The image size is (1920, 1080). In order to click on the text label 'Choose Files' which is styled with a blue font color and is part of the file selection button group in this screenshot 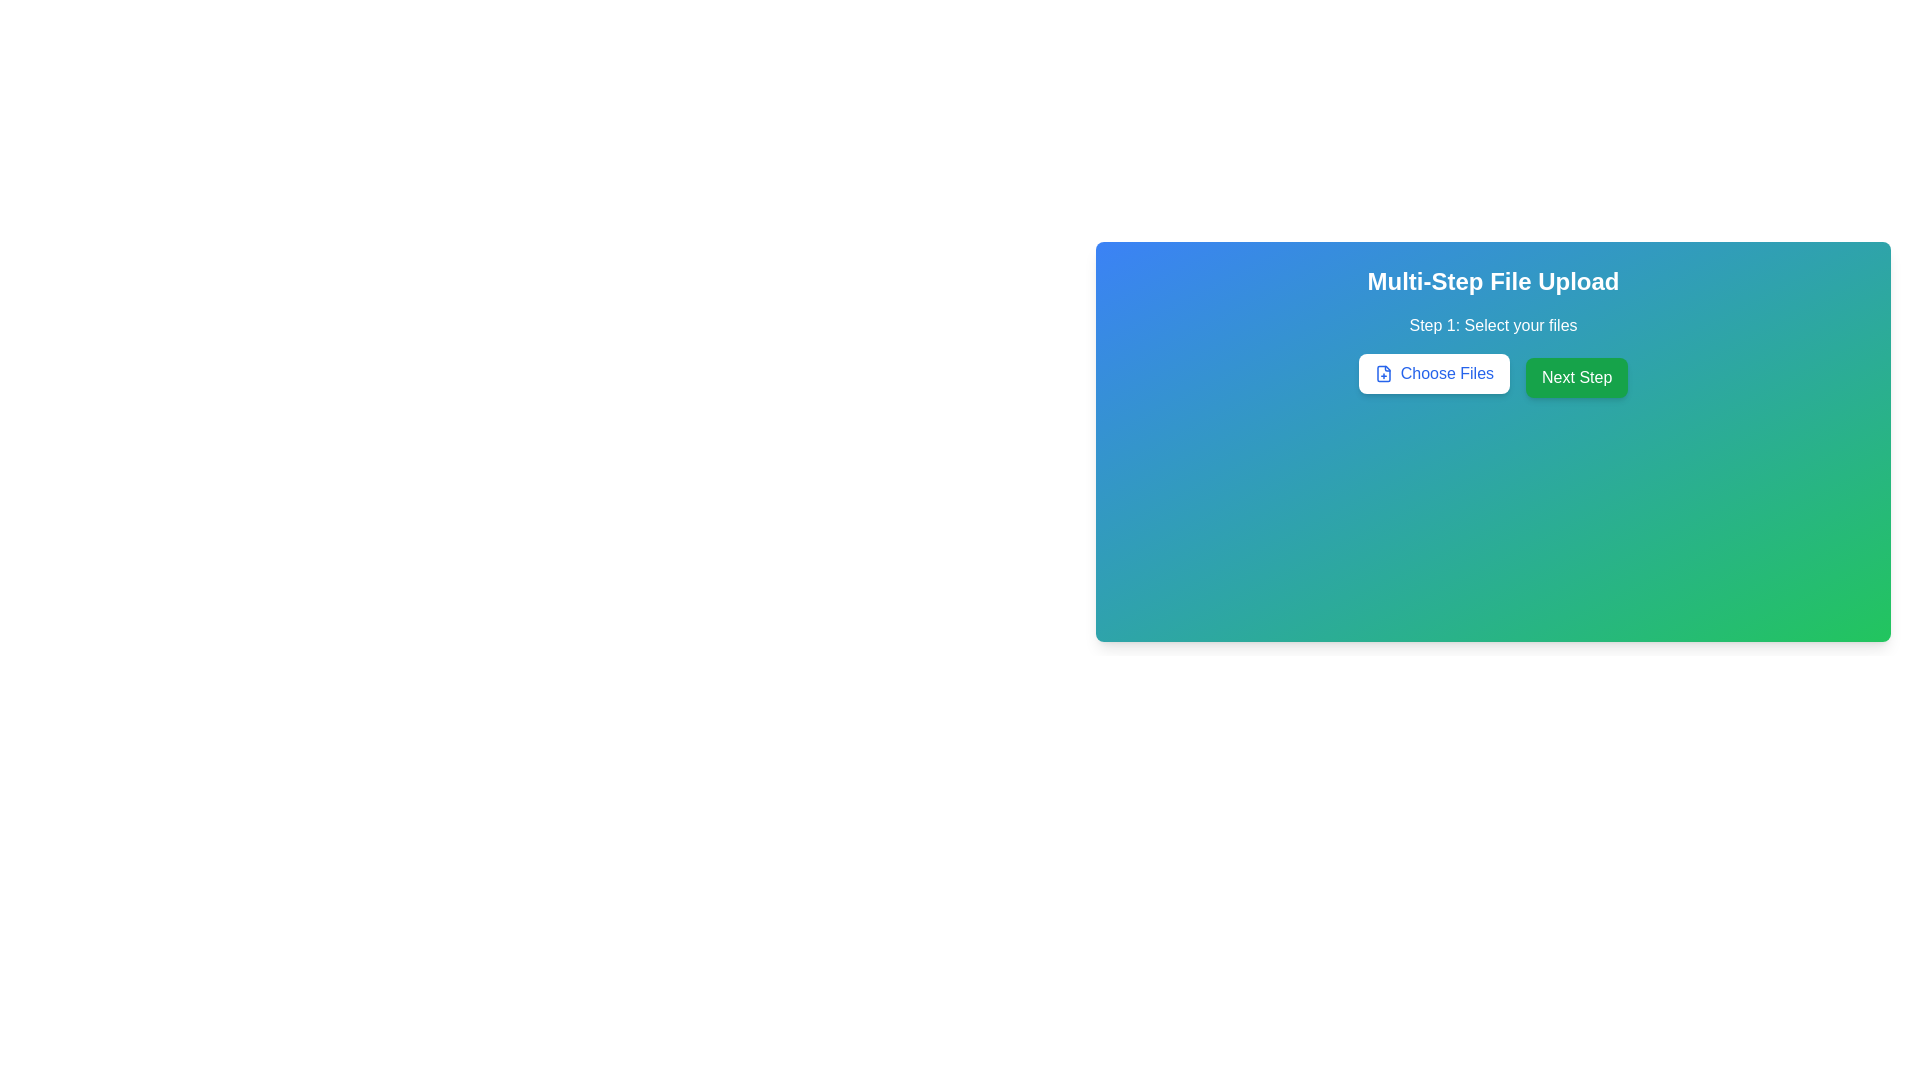, I will do `click(1447, 374)`.